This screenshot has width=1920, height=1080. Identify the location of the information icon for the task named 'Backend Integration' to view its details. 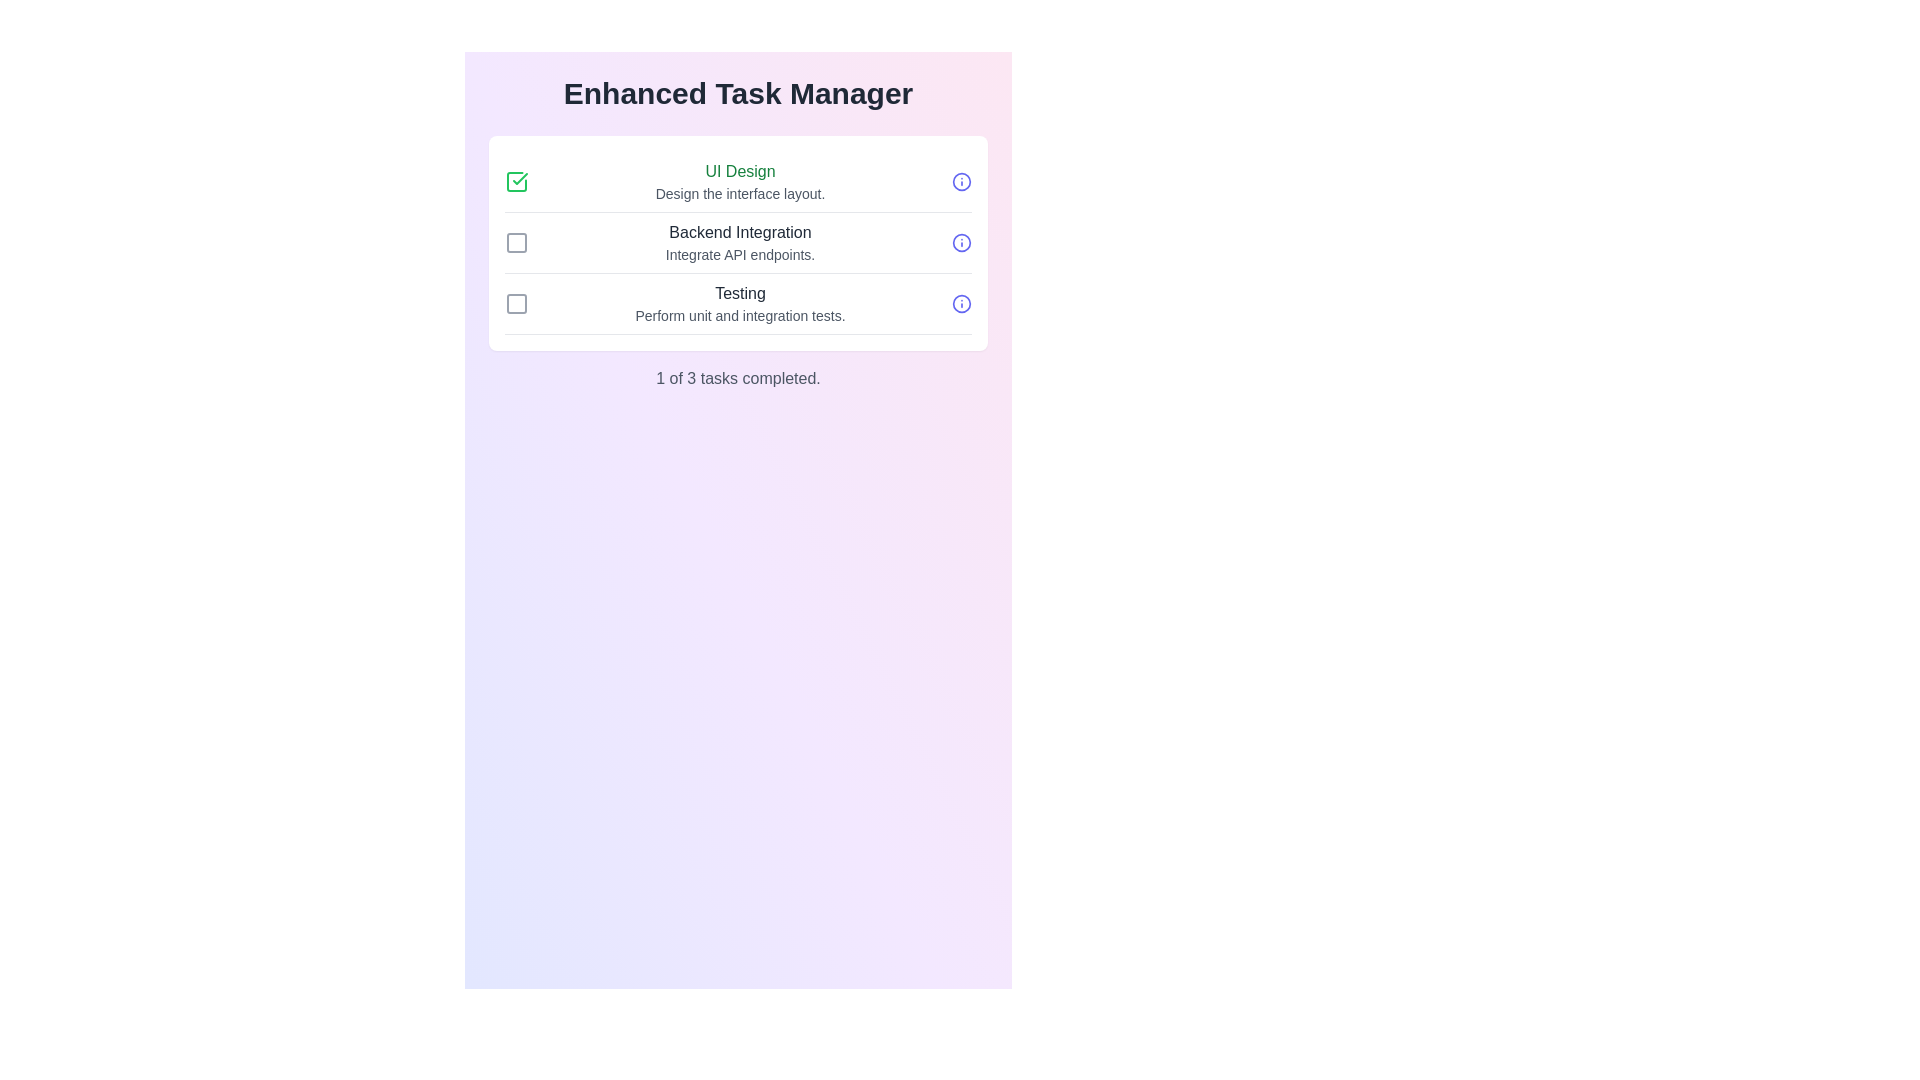
(961, 242).